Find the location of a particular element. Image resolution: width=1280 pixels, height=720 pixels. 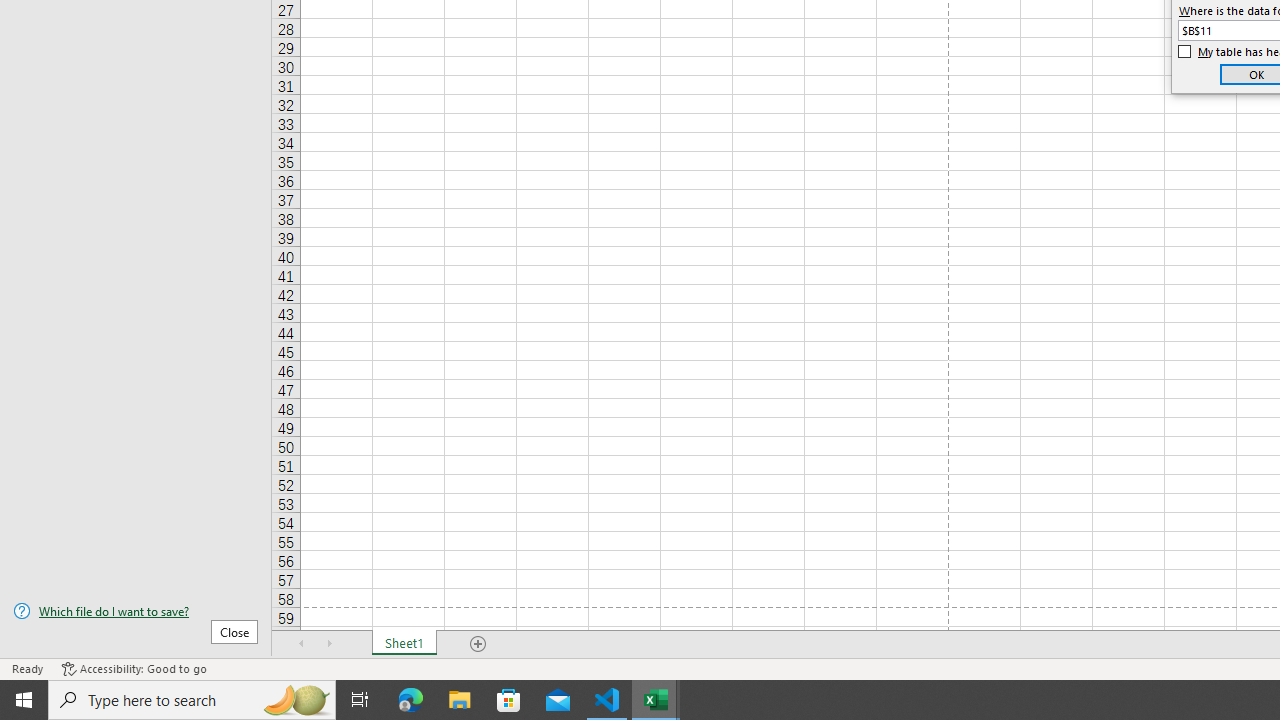

'Accessibility Checker Accessibility: Good to go' is located at coordinates (133, 669).